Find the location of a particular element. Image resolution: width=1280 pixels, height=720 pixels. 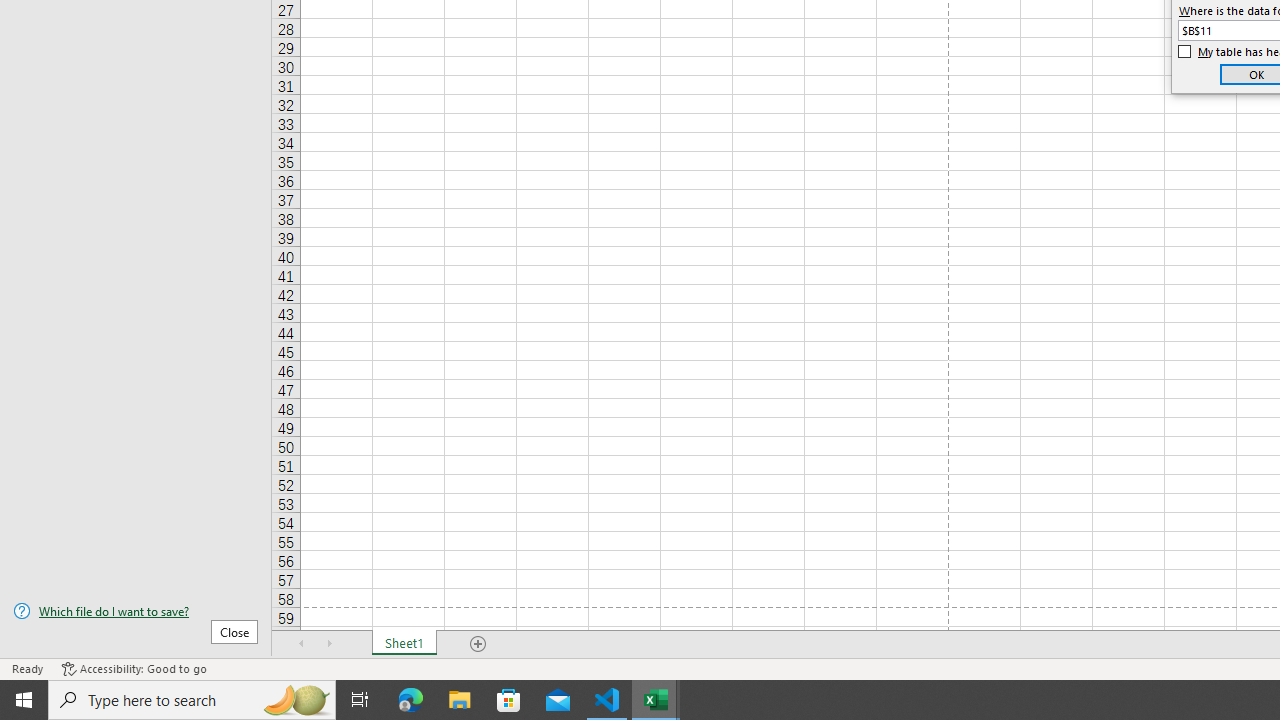

'Accessibility Checker Accessibility: Good to go' is located at coordinates (133, 669).